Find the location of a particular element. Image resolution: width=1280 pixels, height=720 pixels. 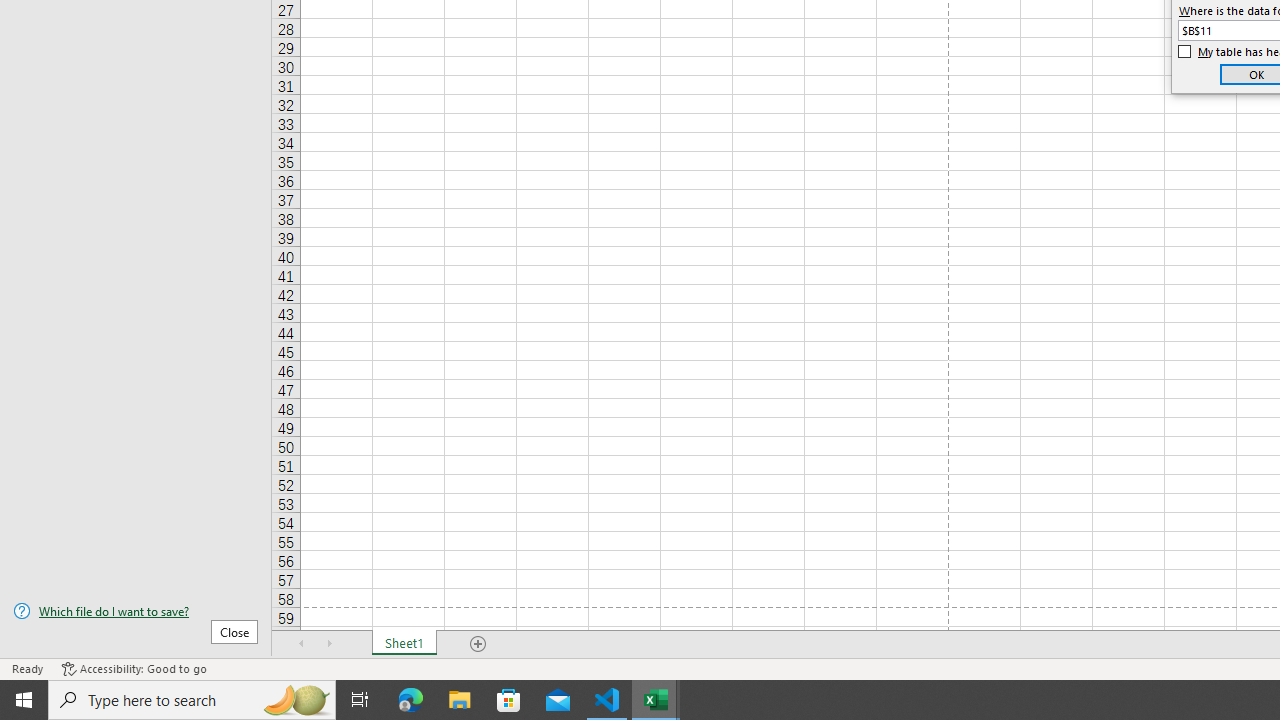

'Accessibility Checker Accessibility: Good to go' is located at coordinates (133, 669).